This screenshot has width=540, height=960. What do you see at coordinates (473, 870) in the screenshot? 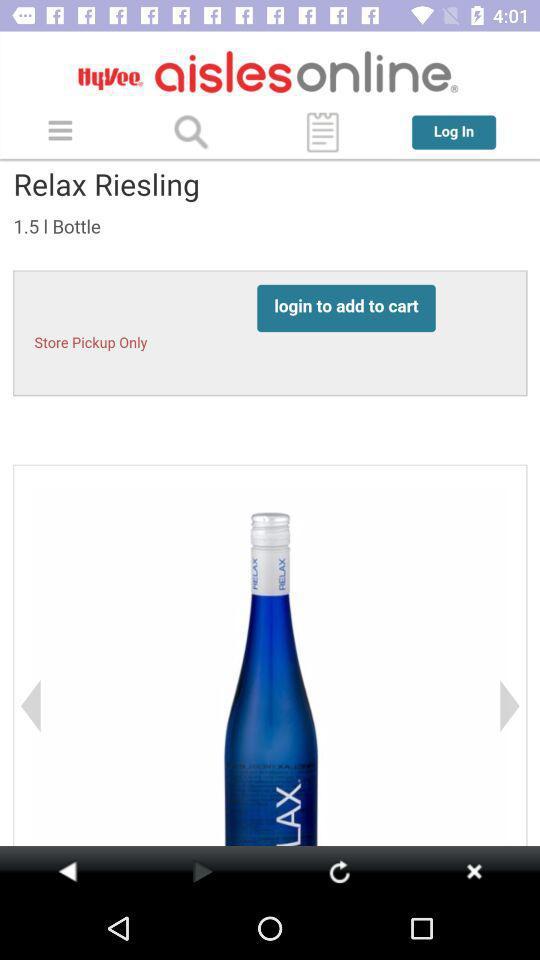
I see `go back` at bounding box center [473, 870].